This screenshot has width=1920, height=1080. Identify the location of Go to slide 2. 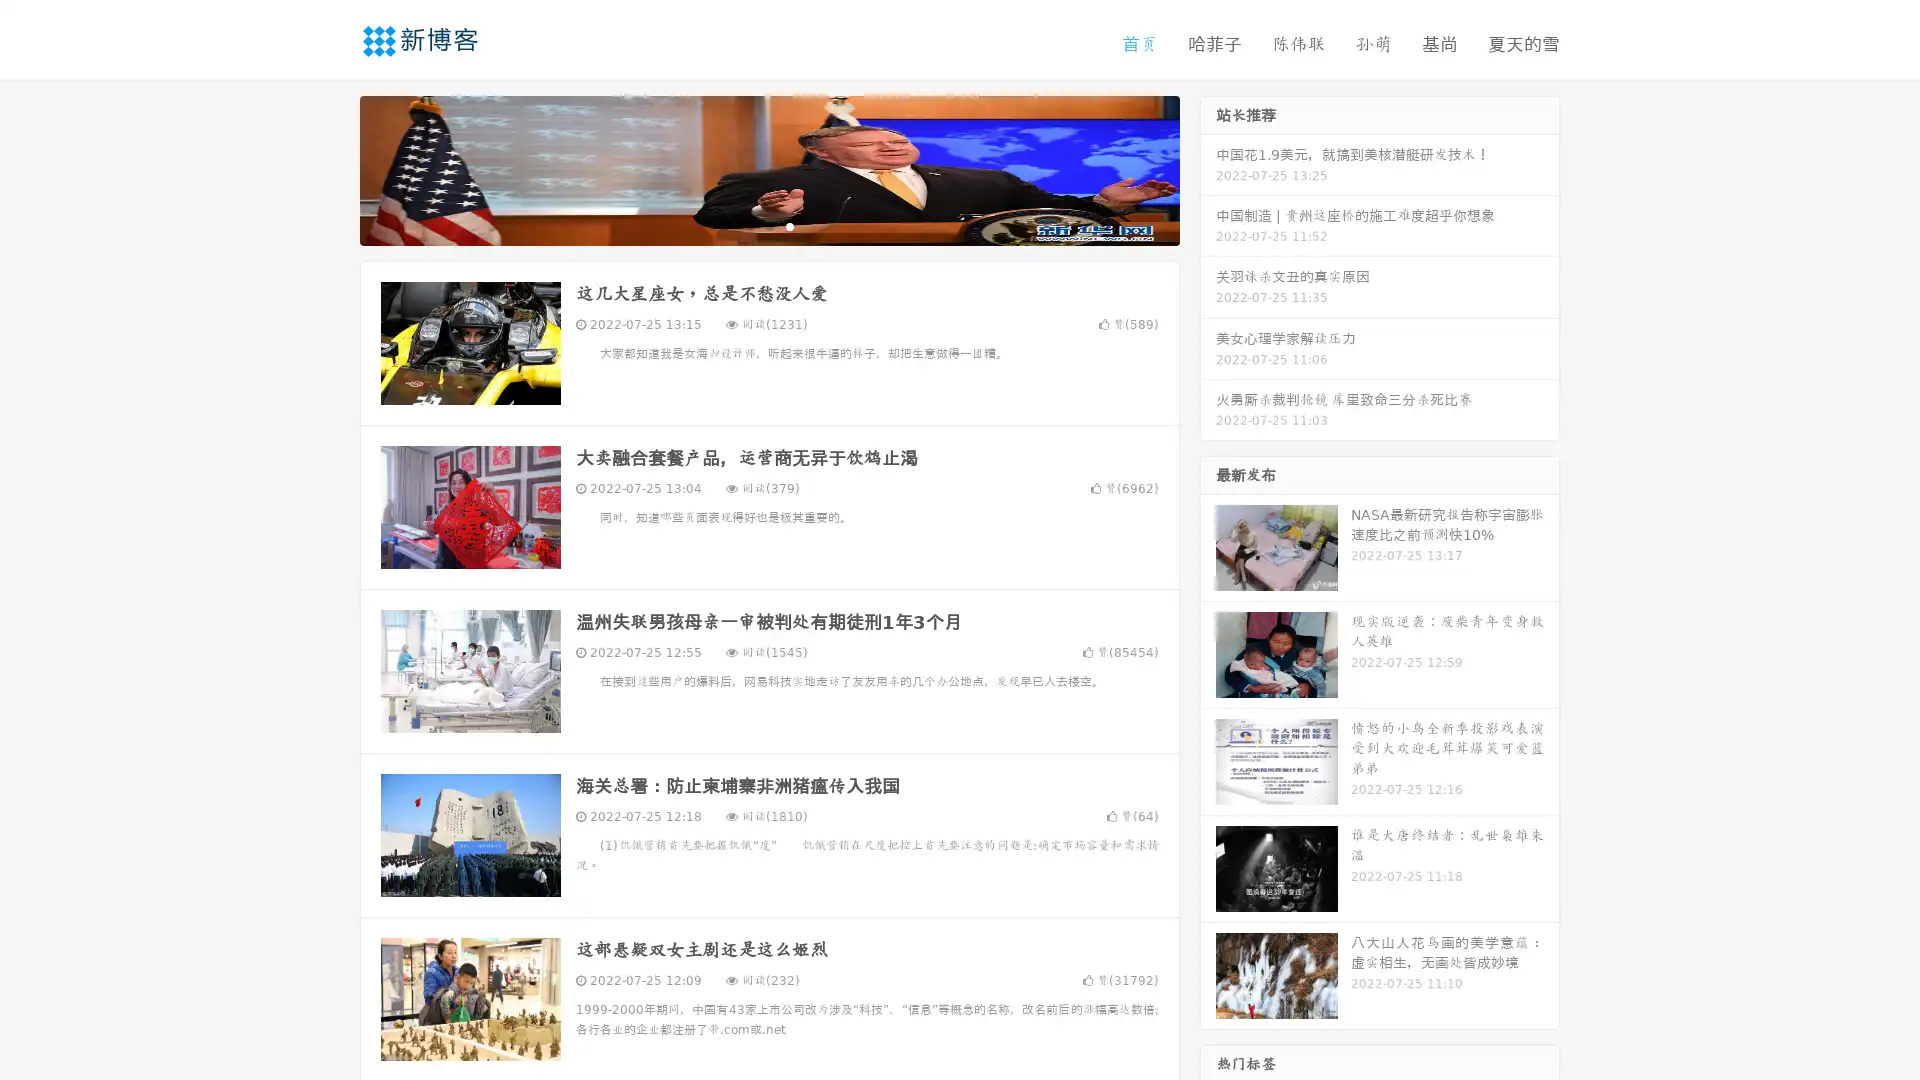
(768, 225).